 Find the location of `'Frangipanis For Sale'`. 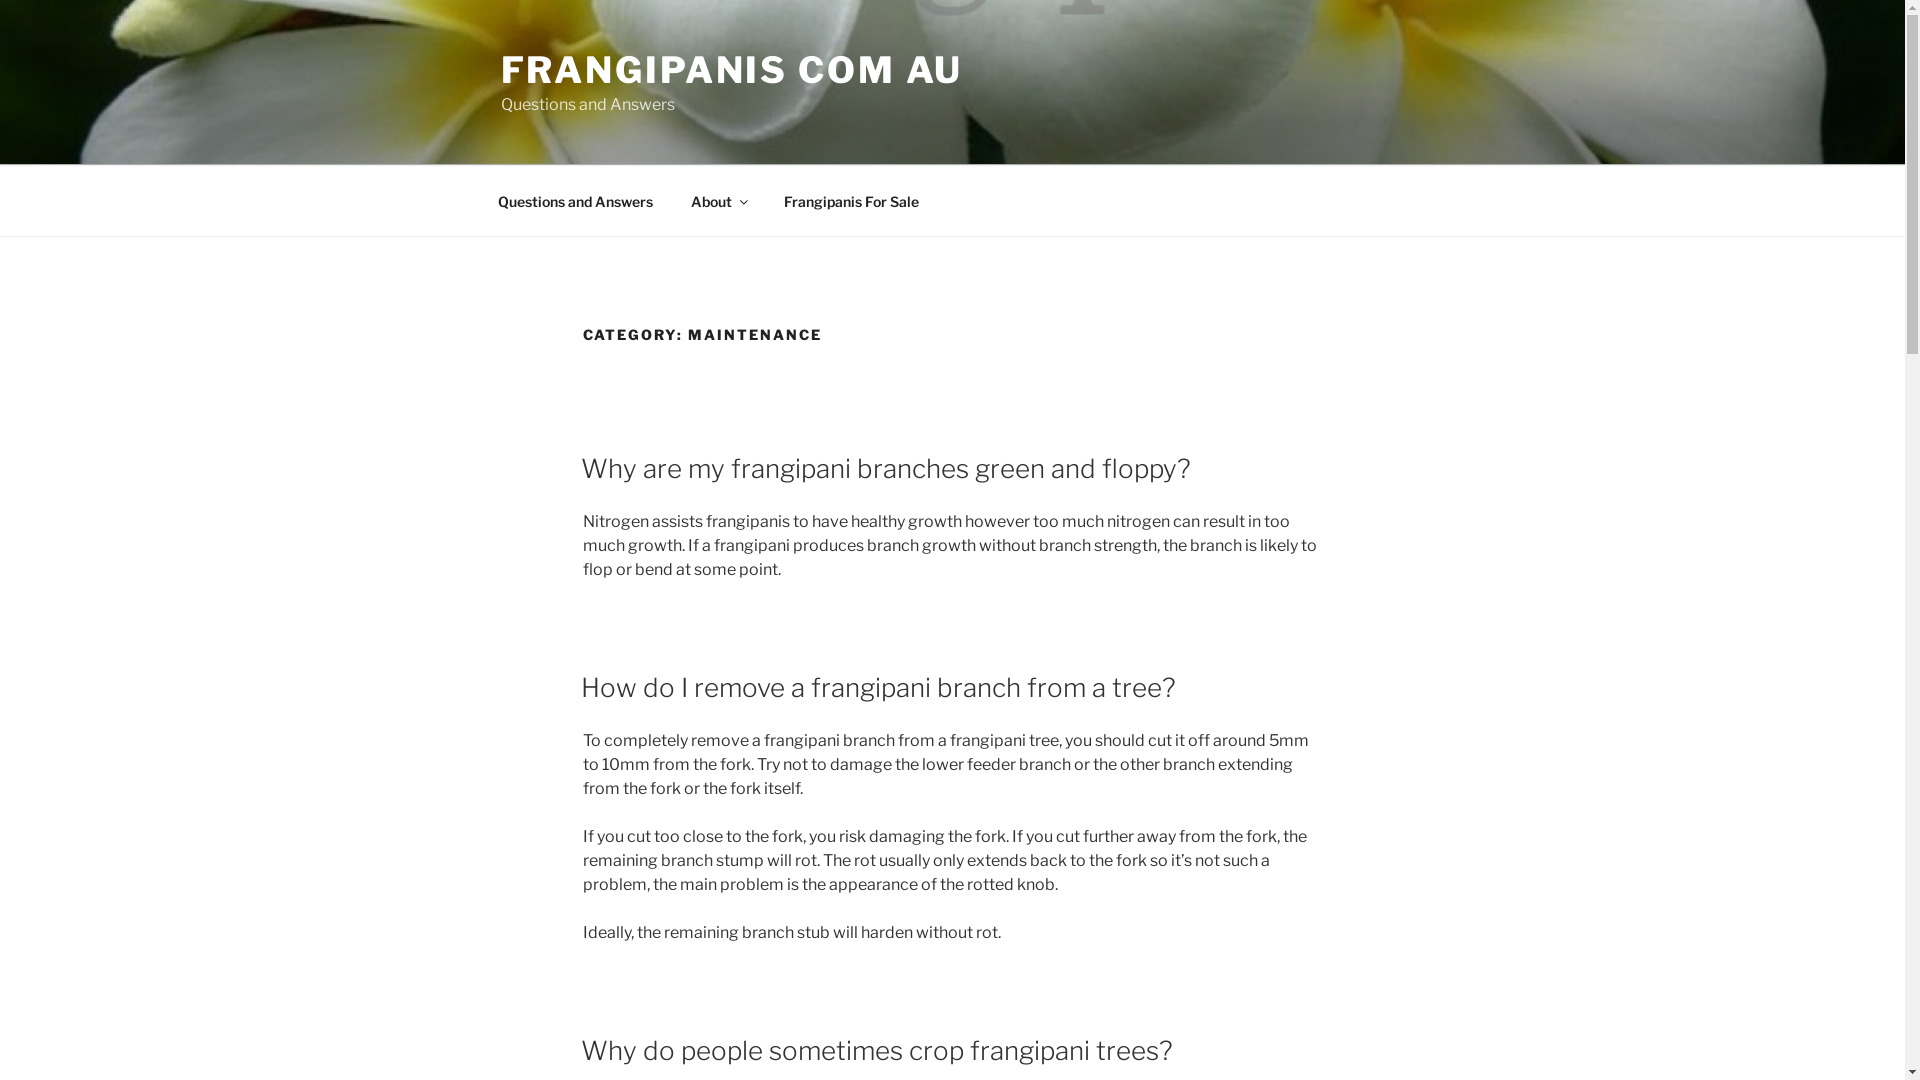

'Frangipanis For Sale' is located at coordinates (765, 200).